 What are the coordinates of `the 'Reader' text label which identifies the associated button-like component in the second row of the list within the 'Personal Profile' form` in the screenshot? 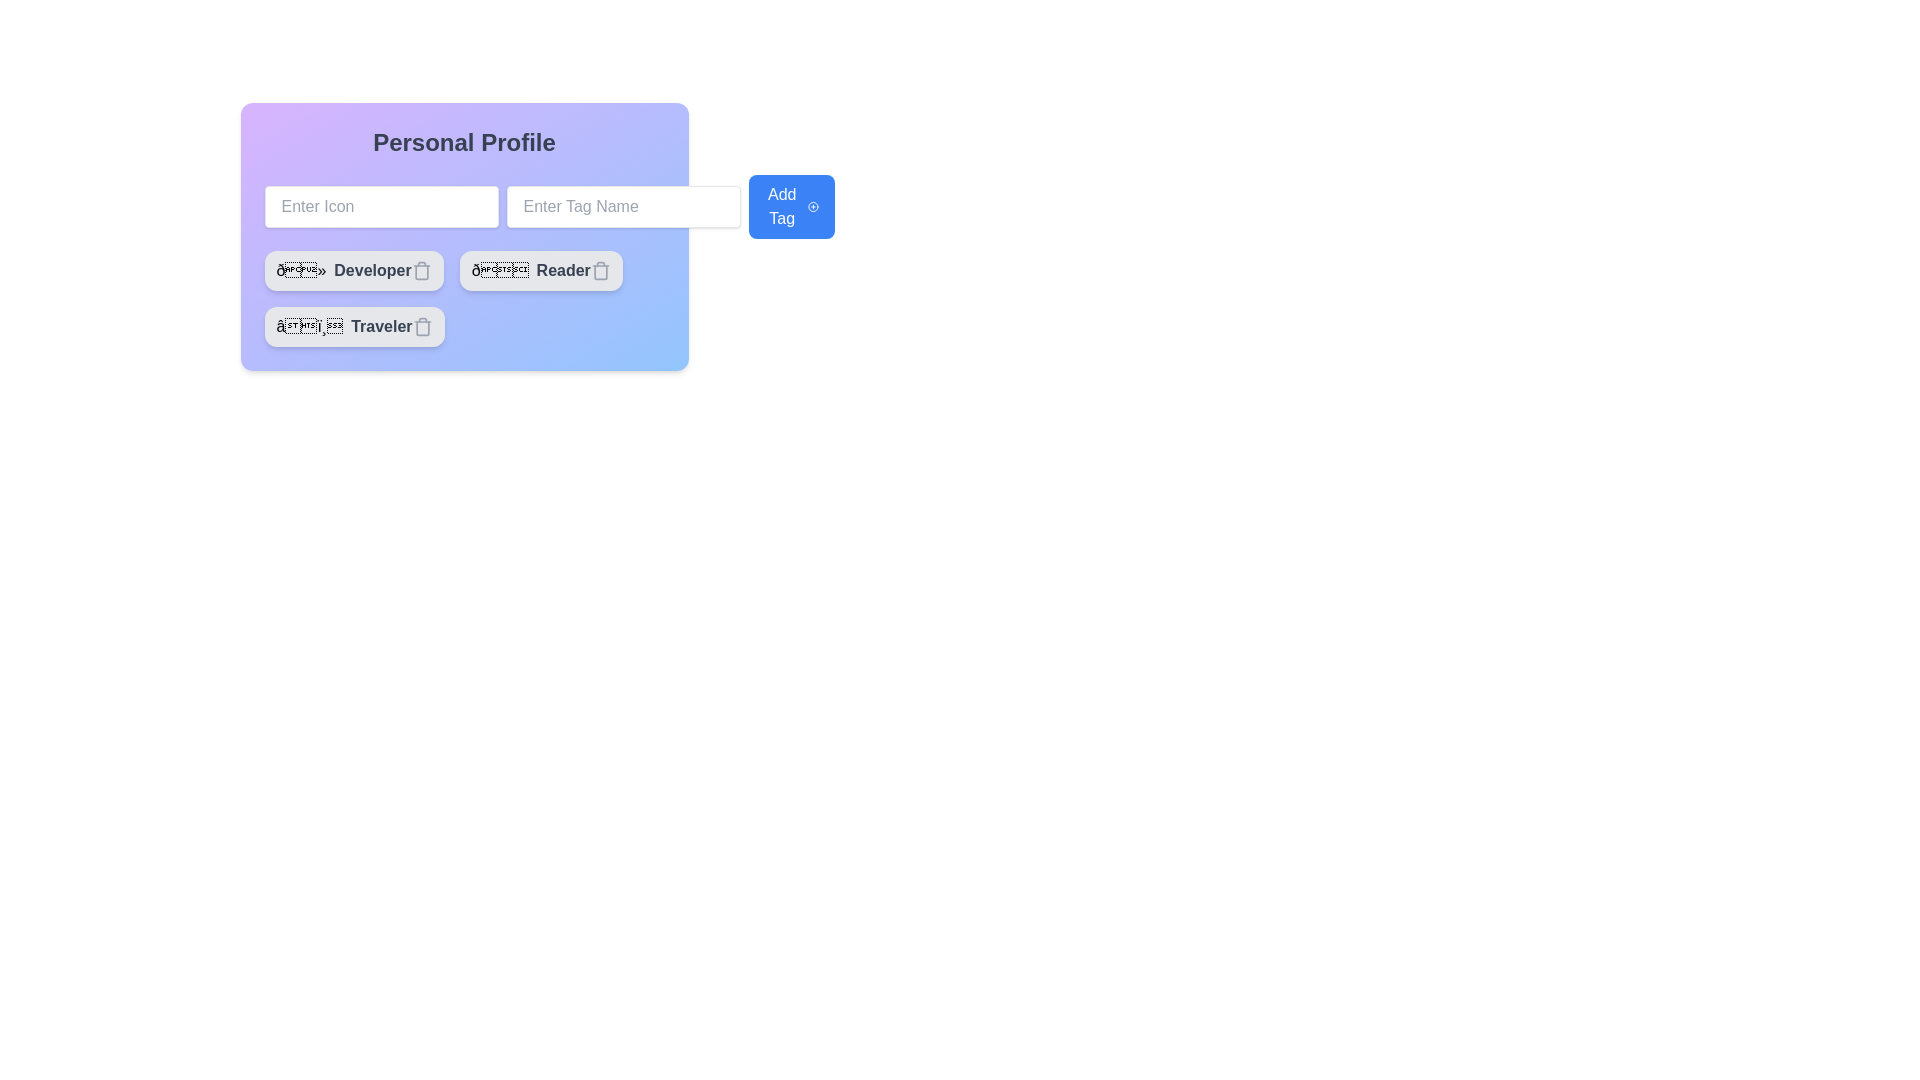 It's located at (562, 270).